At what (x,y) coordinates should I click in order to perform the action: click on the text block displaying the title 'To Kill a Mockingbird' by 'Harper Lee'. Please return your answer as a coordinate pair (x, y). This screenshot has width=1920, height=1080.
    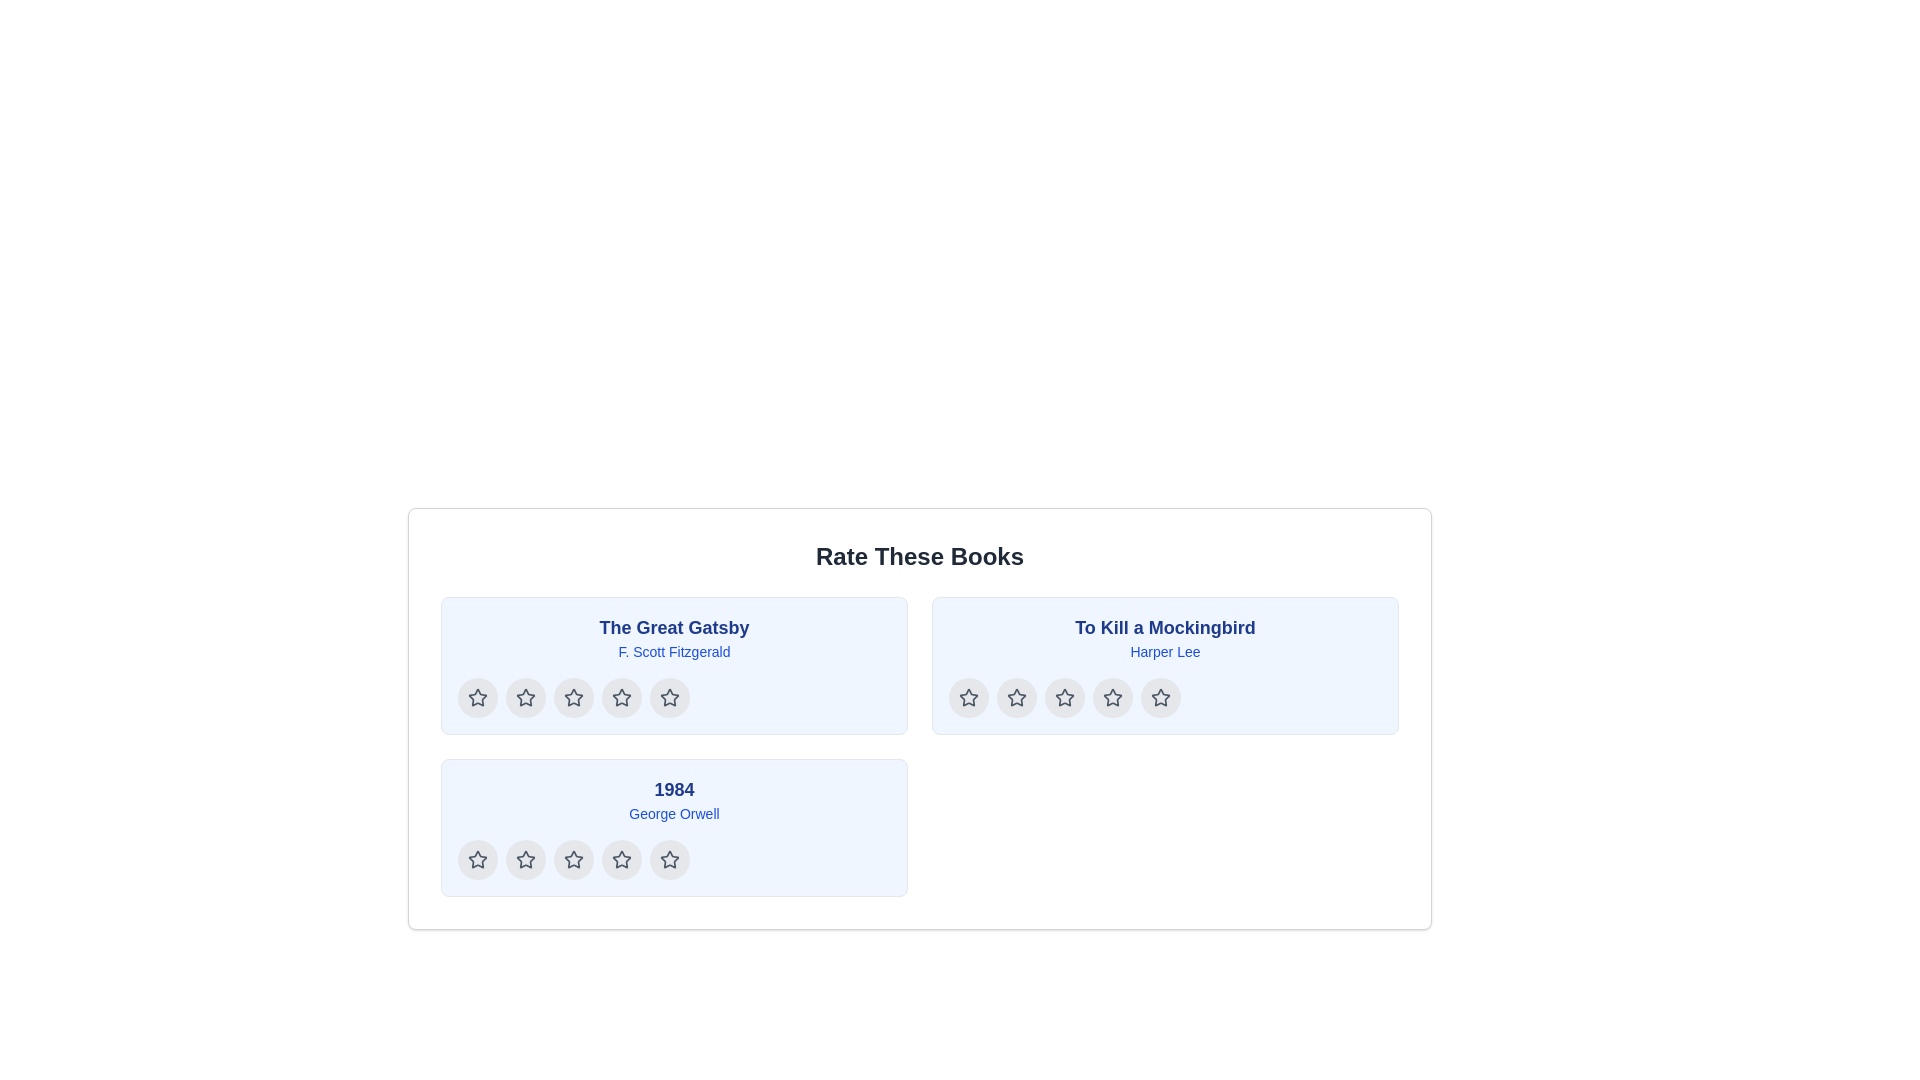
    Looking at the image, I should click on (1165, 637).